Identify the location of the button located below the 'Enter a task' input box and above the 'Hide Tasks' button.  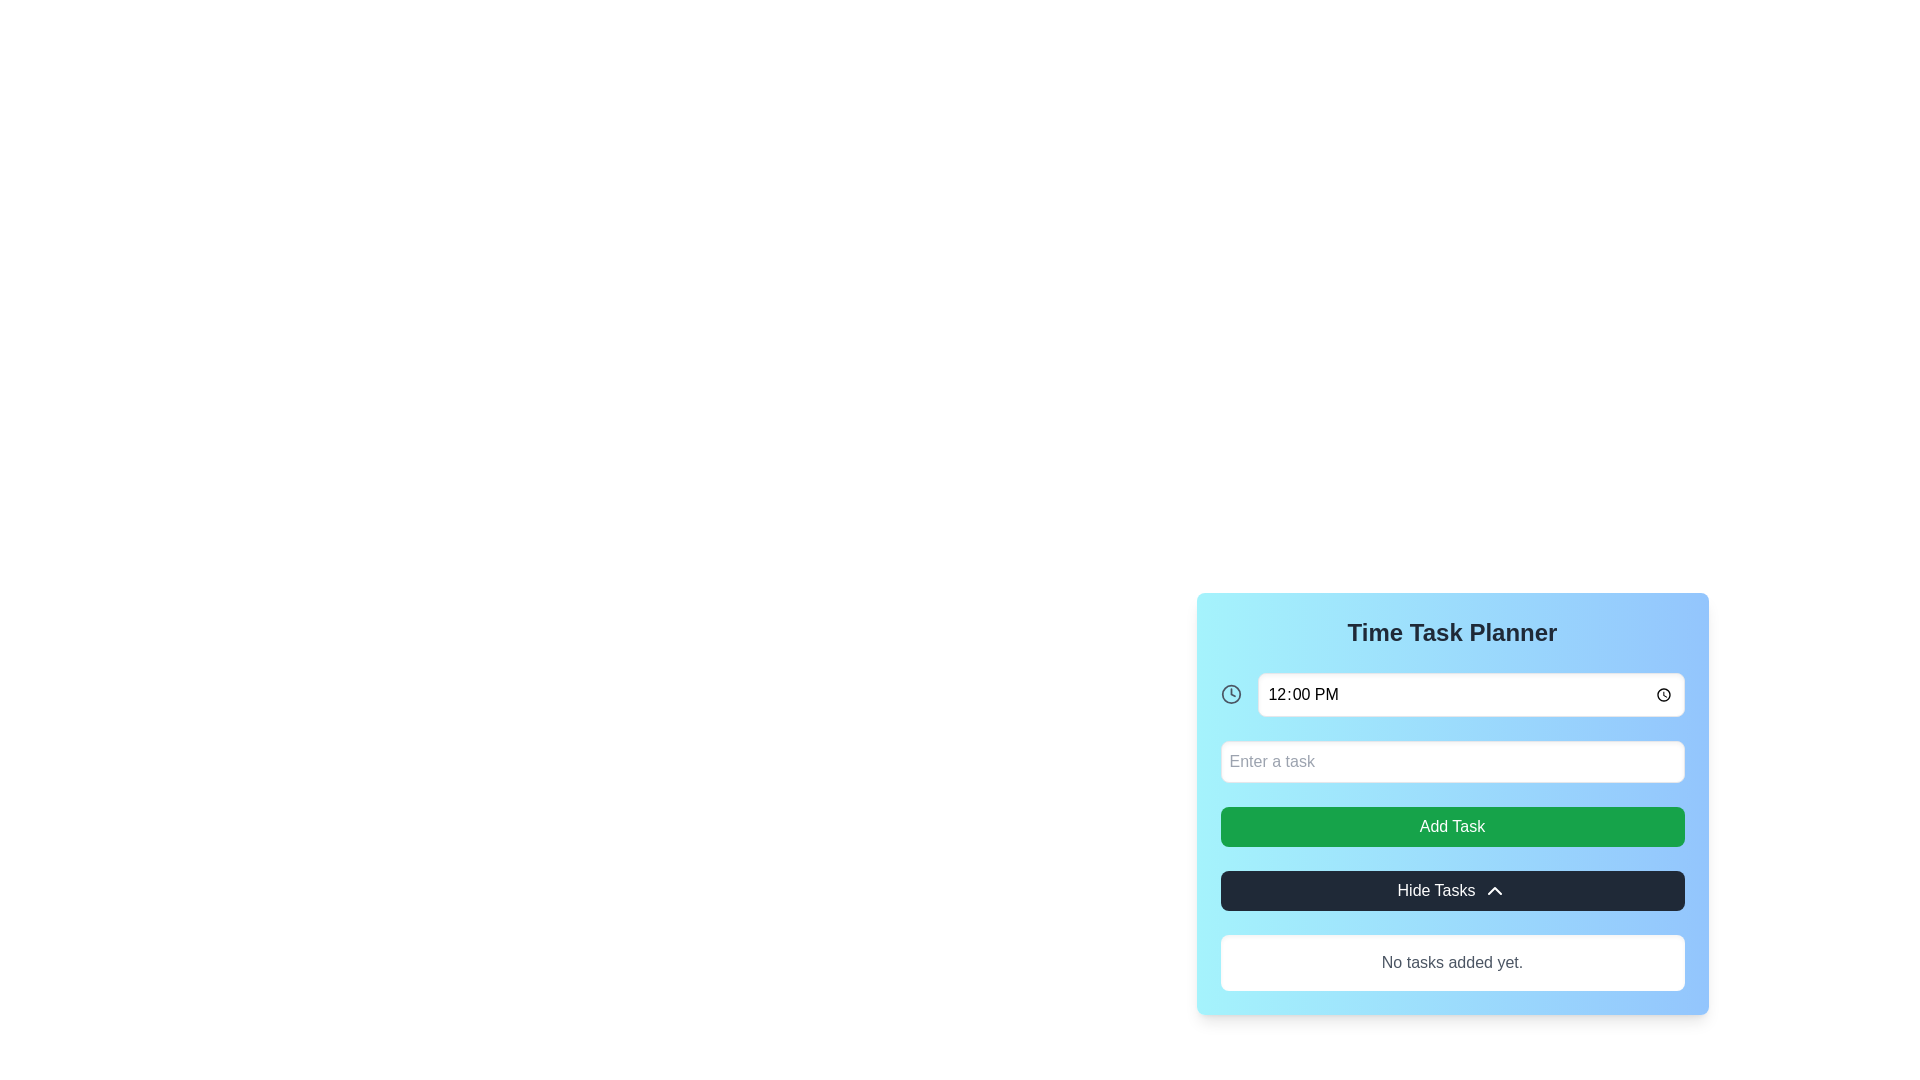
(1452, 826).